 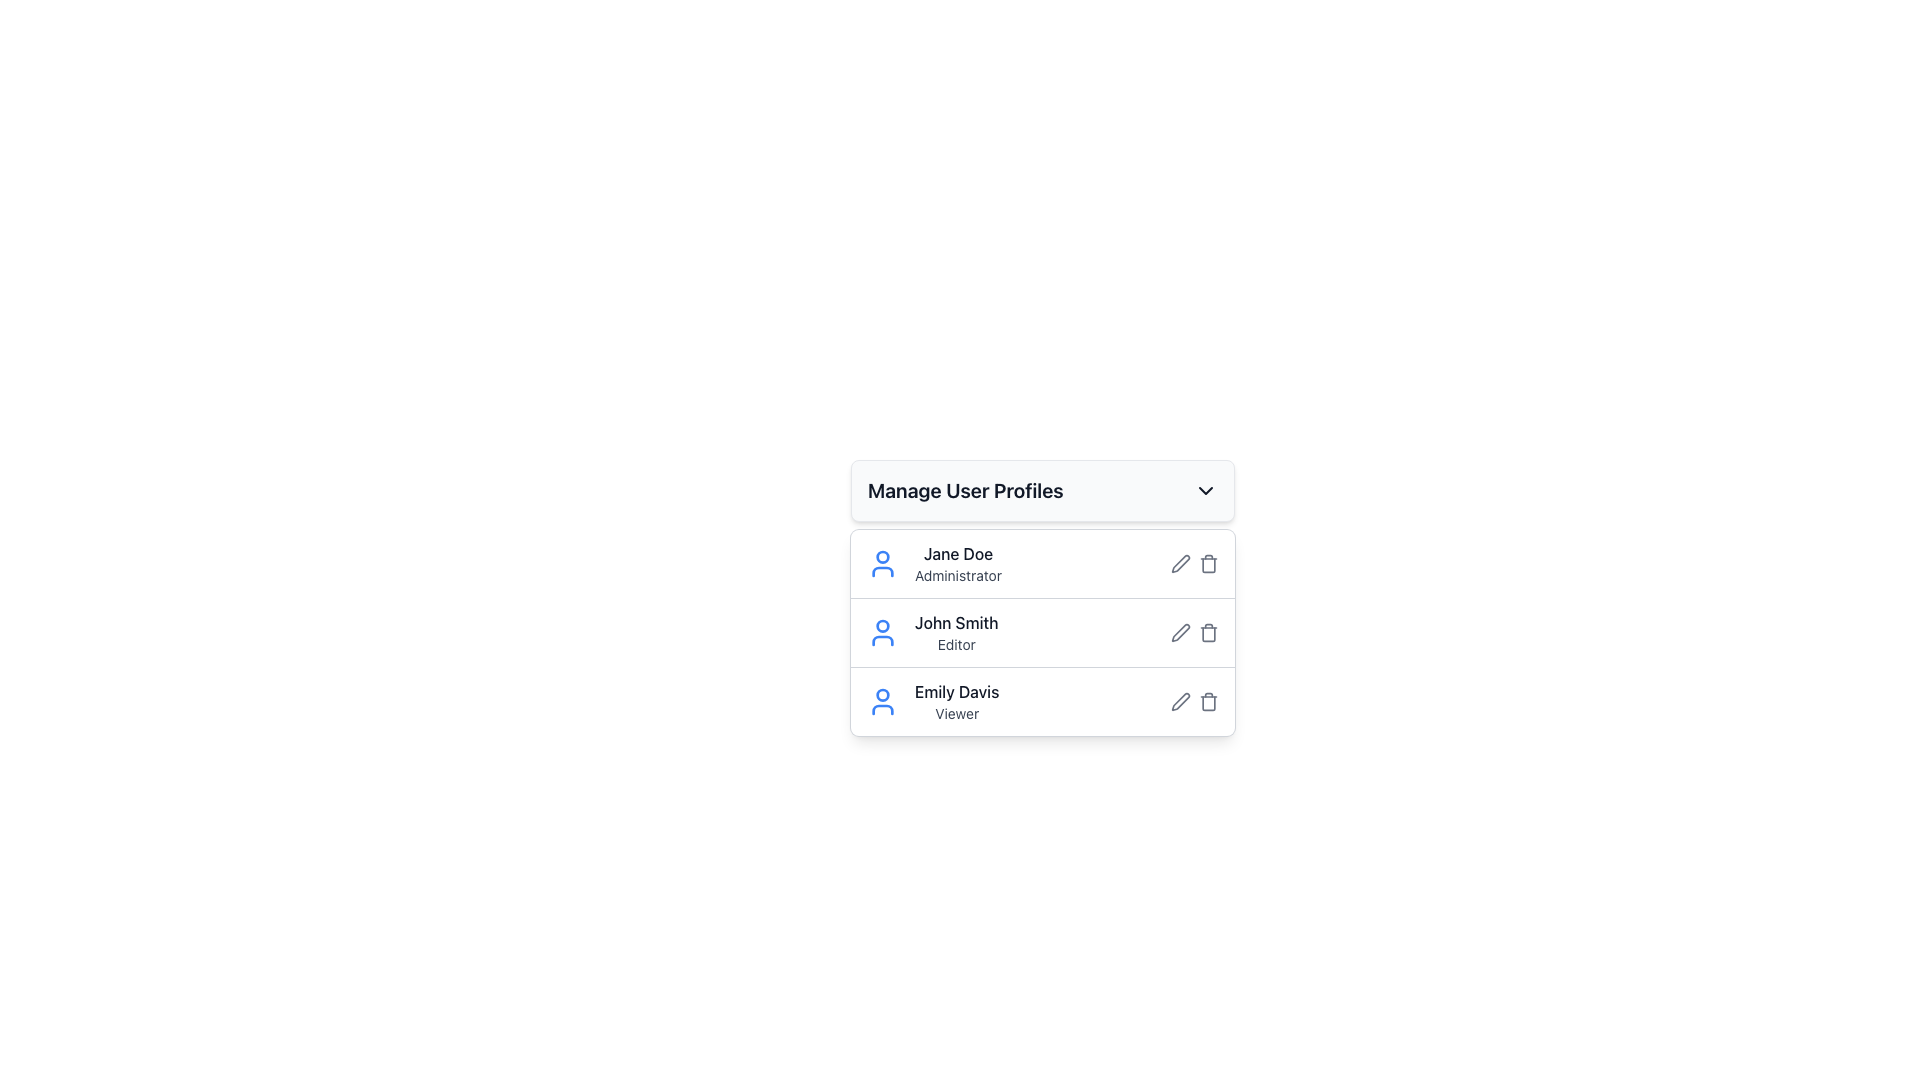 What do you see at coordinates (1041, 700) in the screenshot?
I see `the user information displayed in the User Profile Display for Emily Davis, located in the Manage User Profiles section` at bounding box center [1041, 700].